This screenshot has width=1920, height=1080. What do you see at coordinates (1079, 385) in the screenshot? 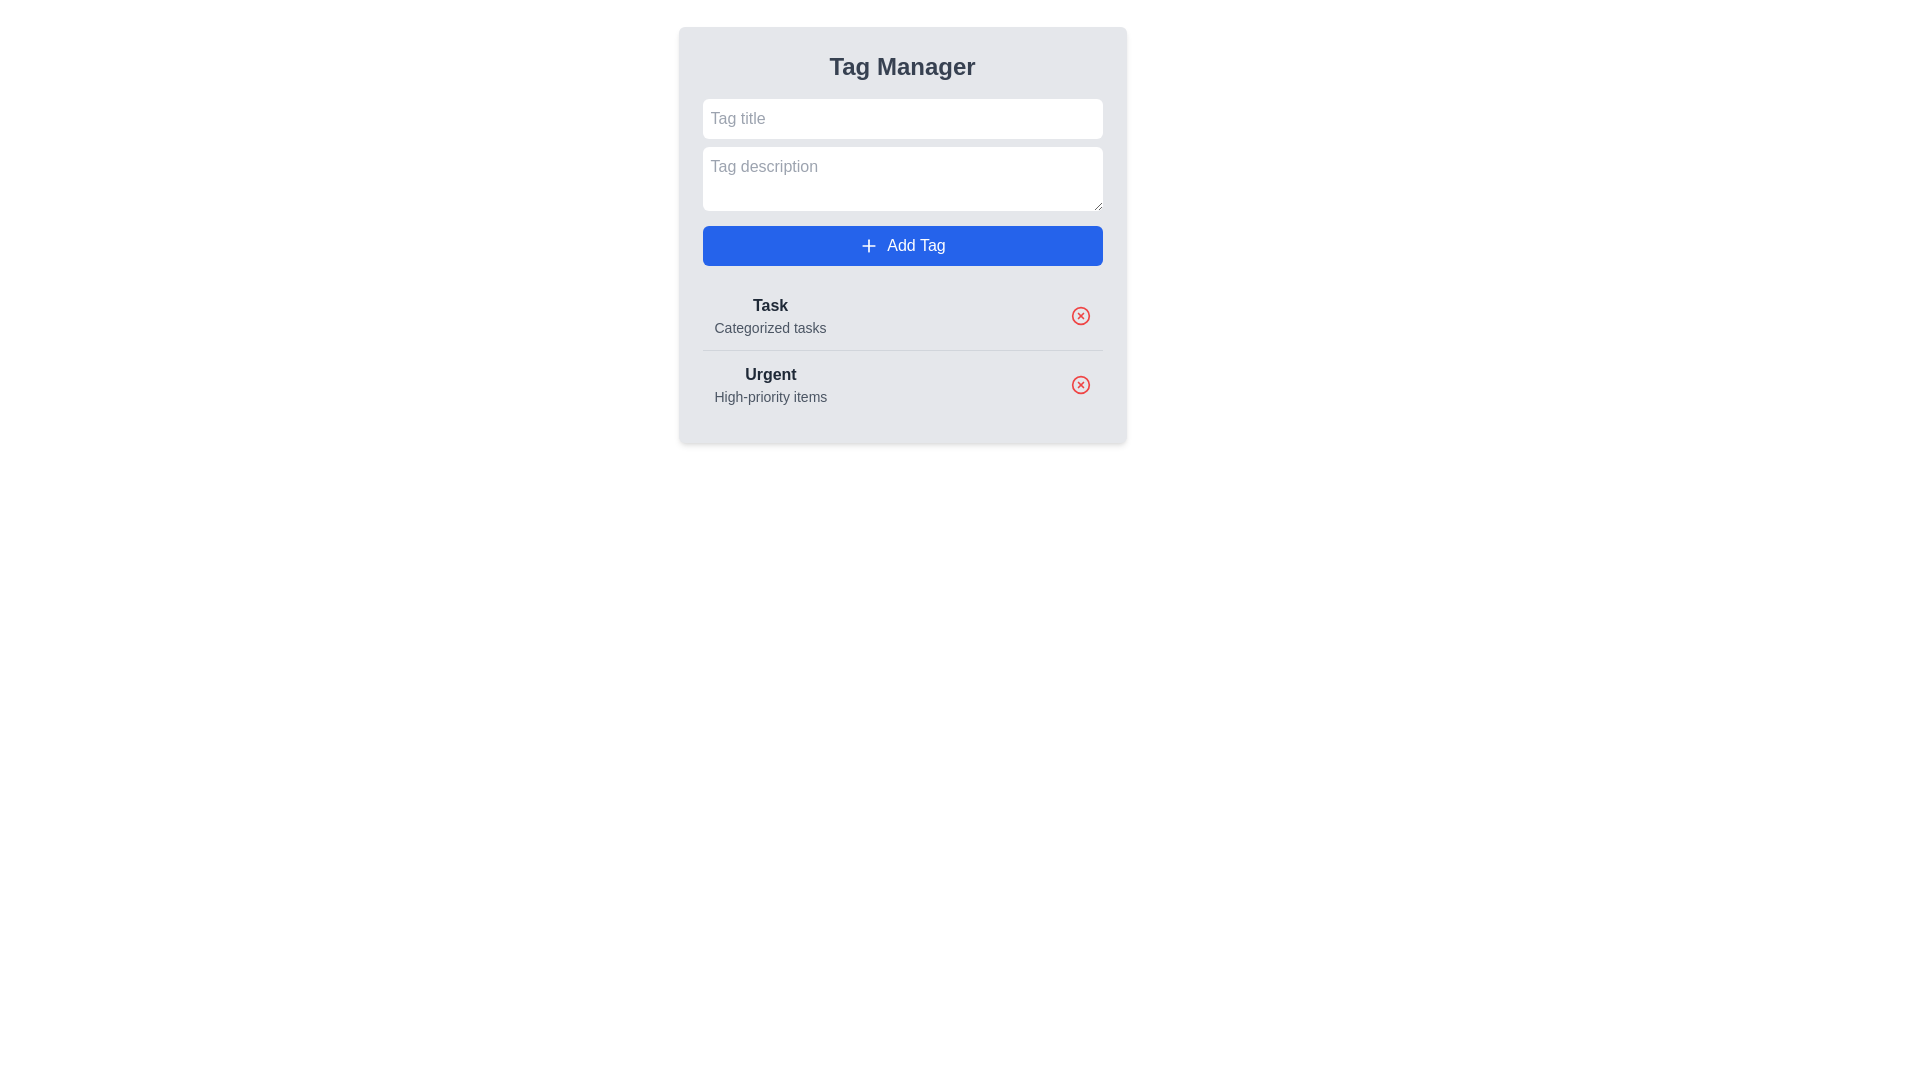
I see `the delete icon representing the 'Urgent' task item located to the right of the 'Urgent' label` at bounding box center [1079, 385].